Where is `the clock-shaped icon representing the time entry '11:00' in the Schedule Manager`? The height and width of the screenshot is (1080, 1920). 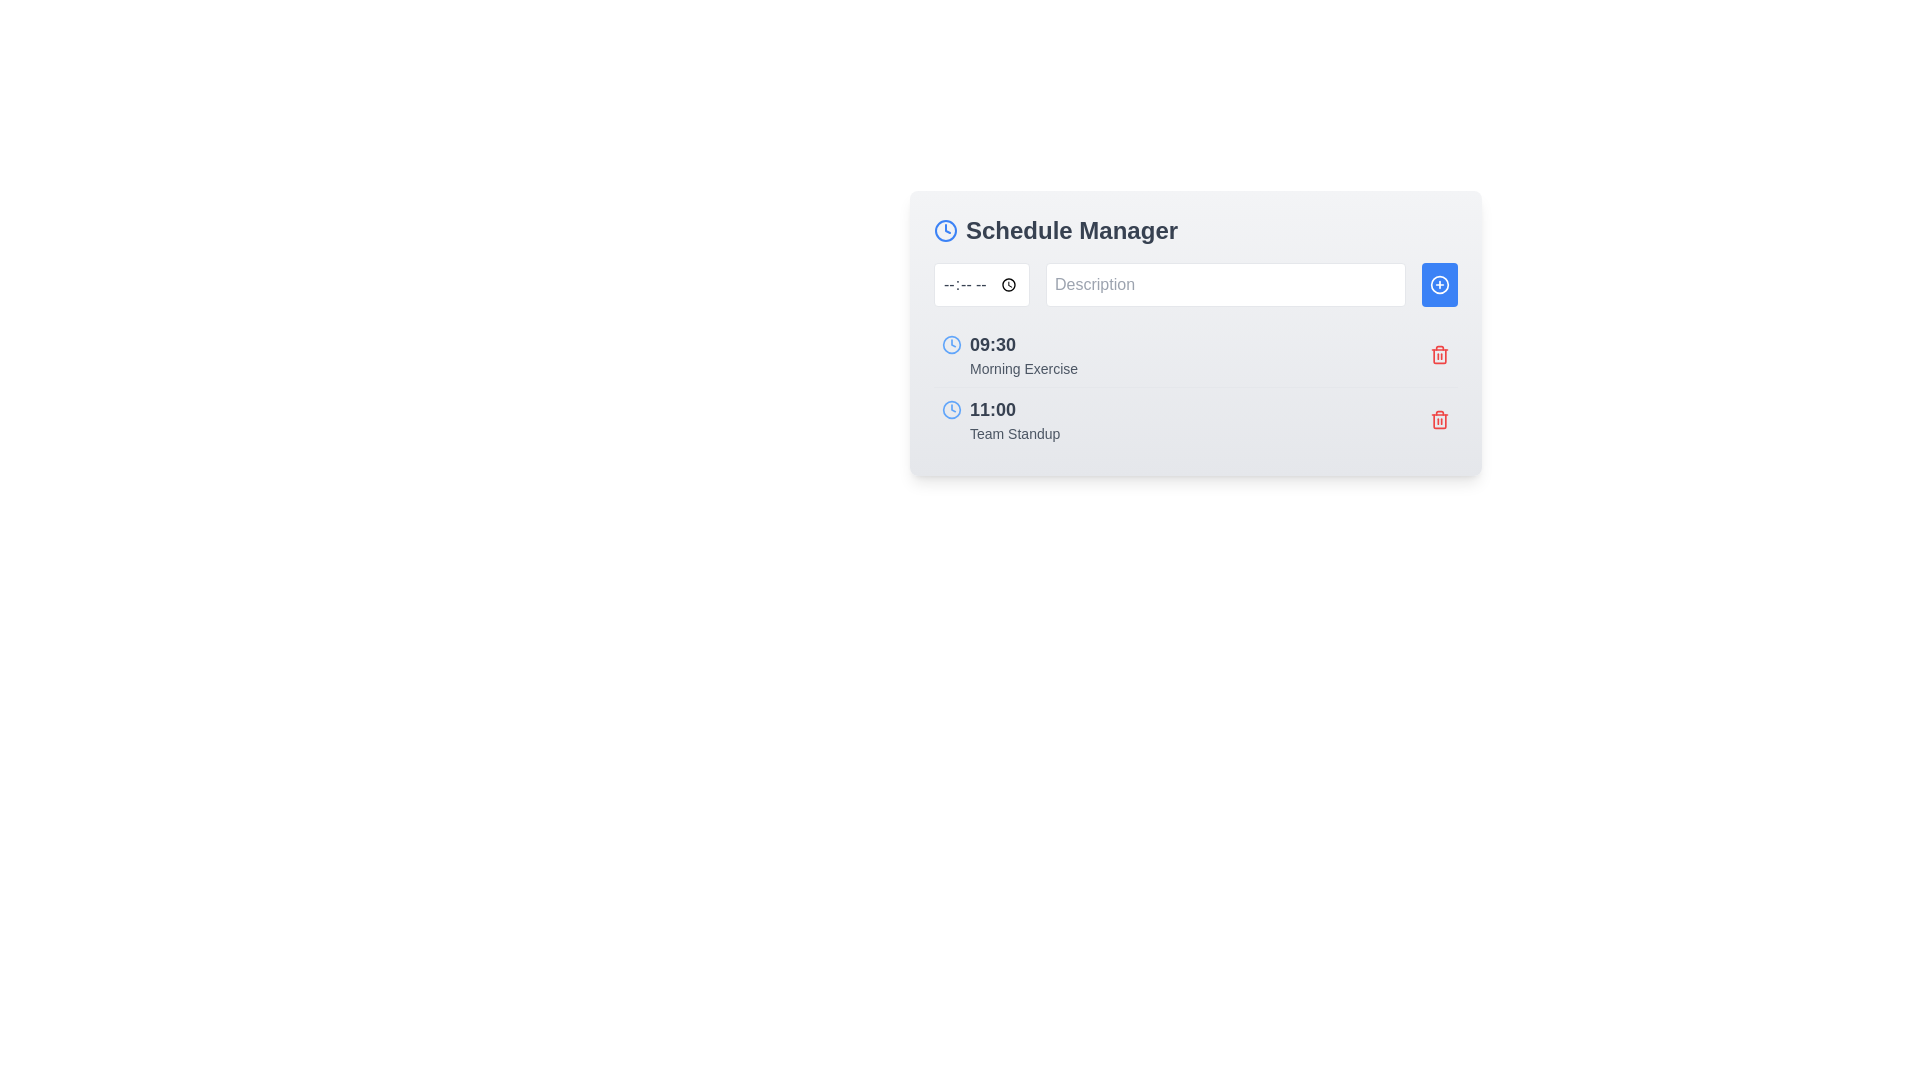
the clock-shaped icon representing the time entry '11:00' in the Schedule Manager is located at coordinates (950, 408).